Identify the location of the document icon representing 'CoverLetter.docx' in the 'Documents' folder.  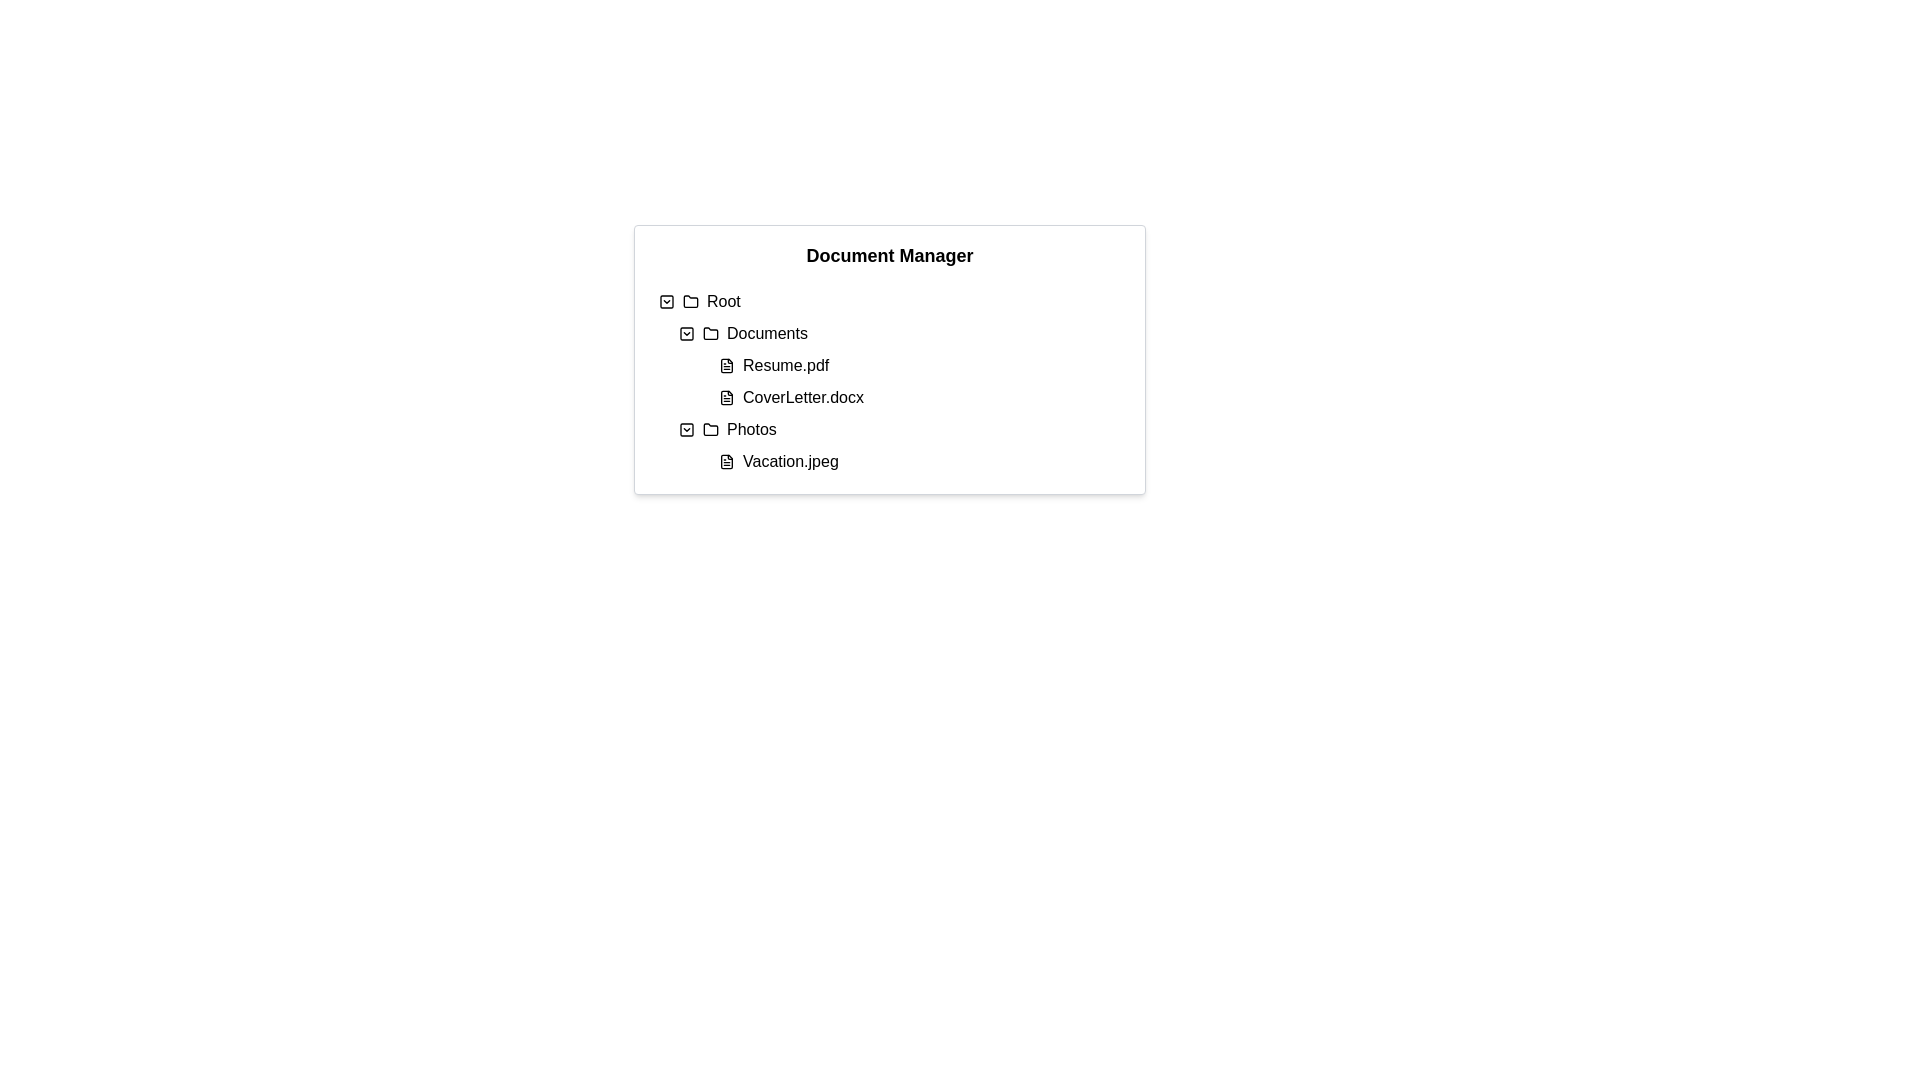
(725, 397).